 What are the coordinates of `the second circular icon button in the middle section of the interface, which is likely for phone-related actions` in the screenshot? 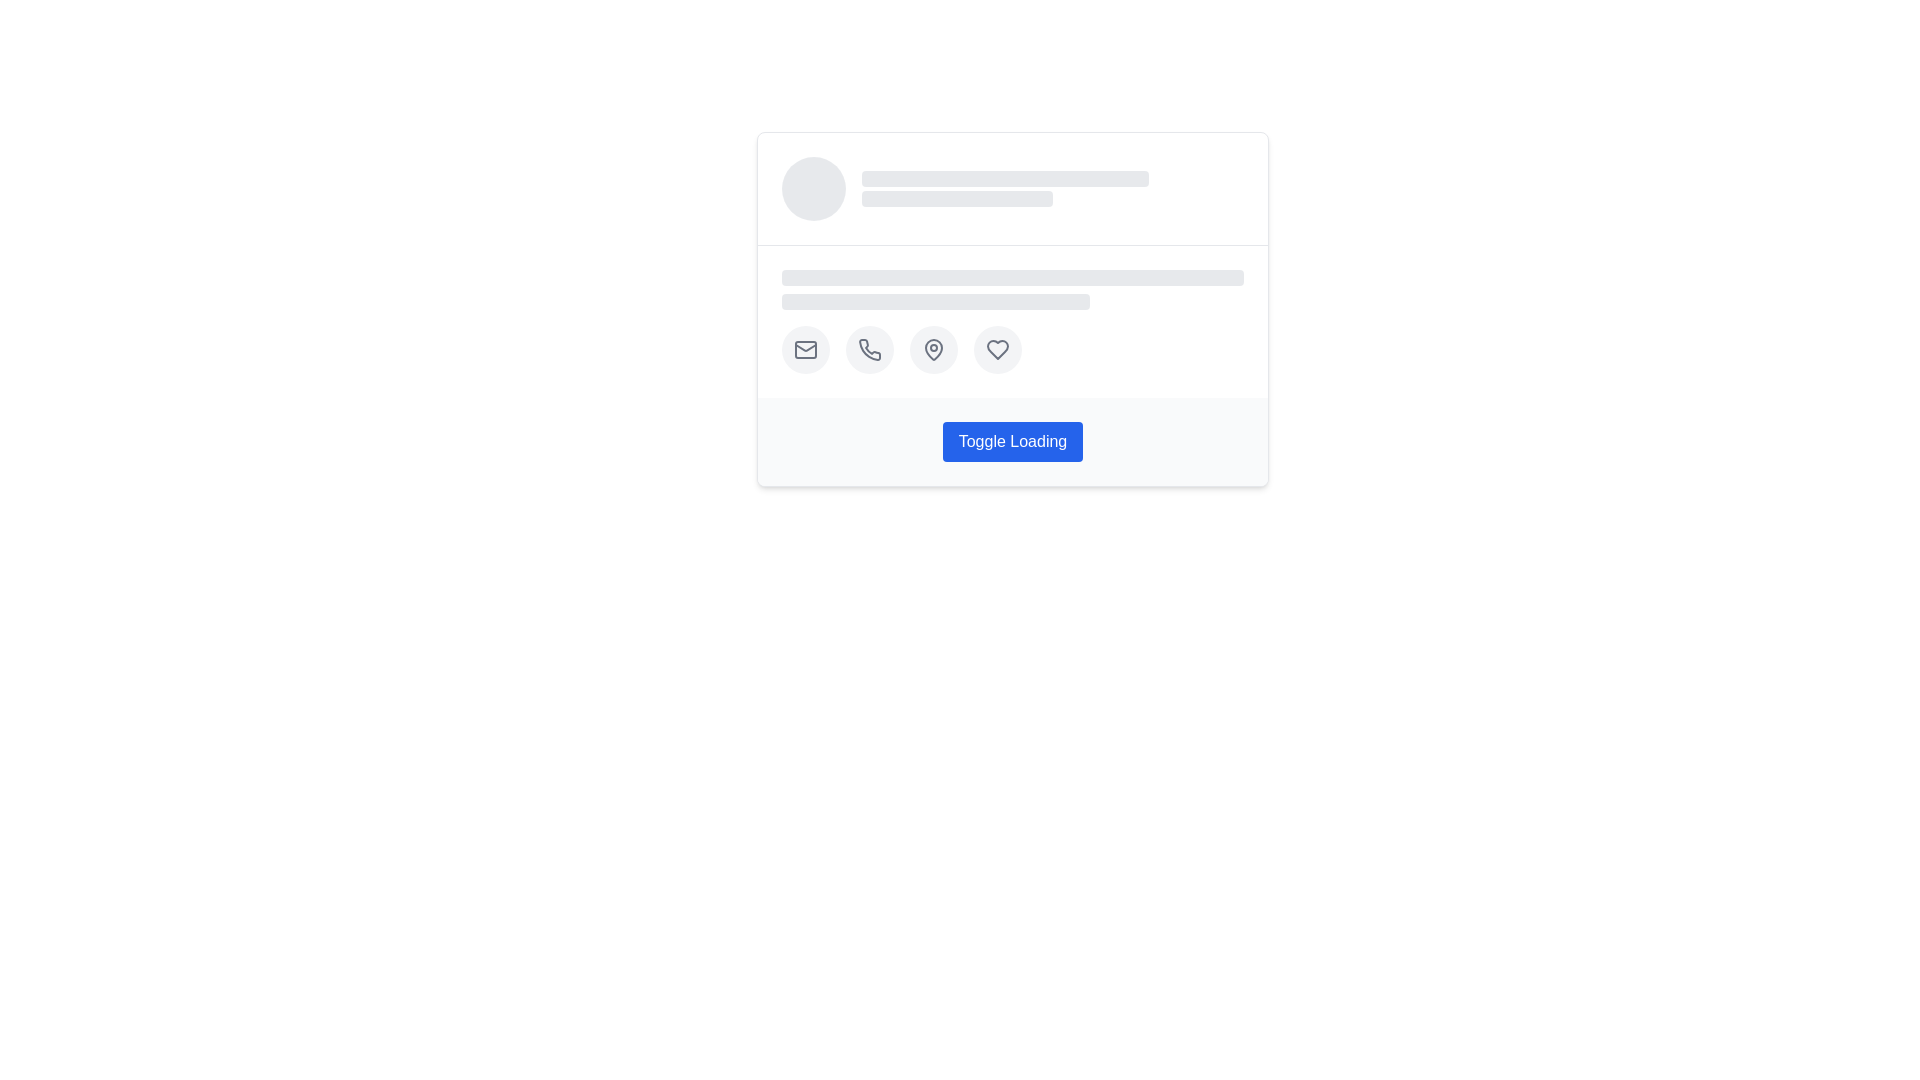 It's located at (869, 349).